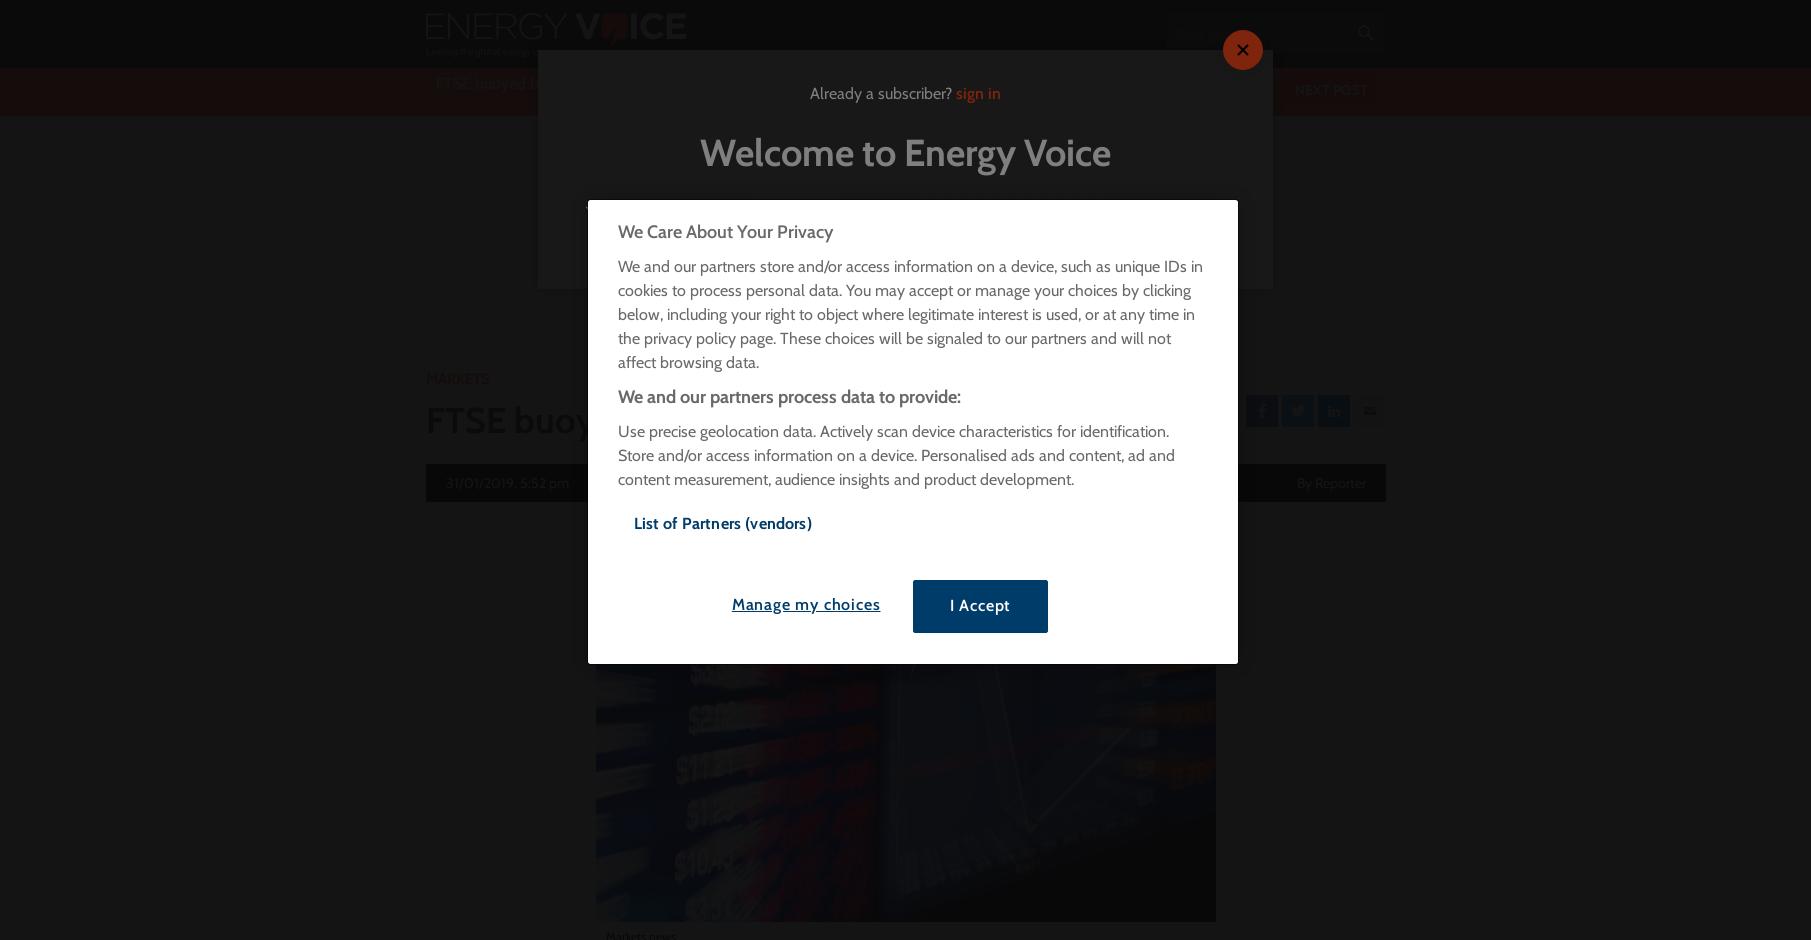 The height and width of the screenshot is (940, 1811). I want to click on 'Transport', so click(1236, 328).